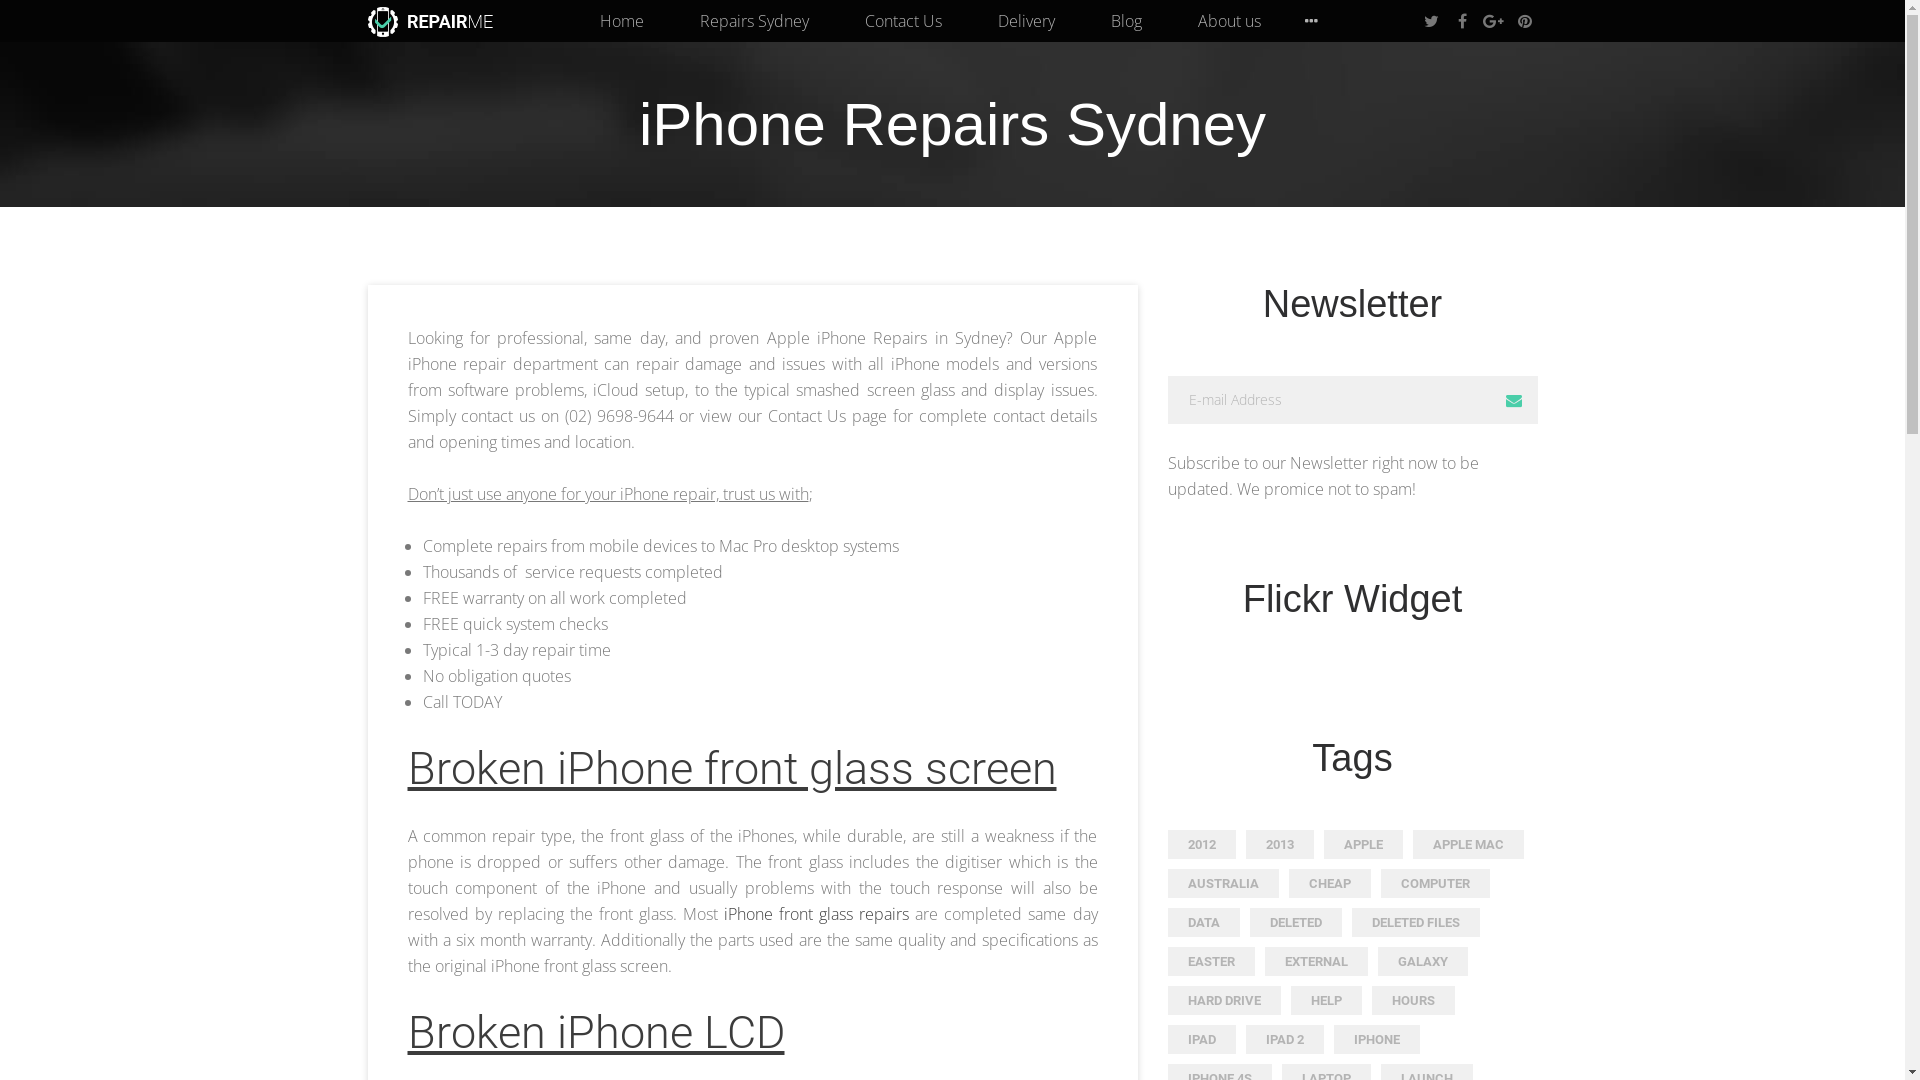 This screenshot has height=1080, width=1920. I want to click on 'CHEAP', so click(1329, 882).